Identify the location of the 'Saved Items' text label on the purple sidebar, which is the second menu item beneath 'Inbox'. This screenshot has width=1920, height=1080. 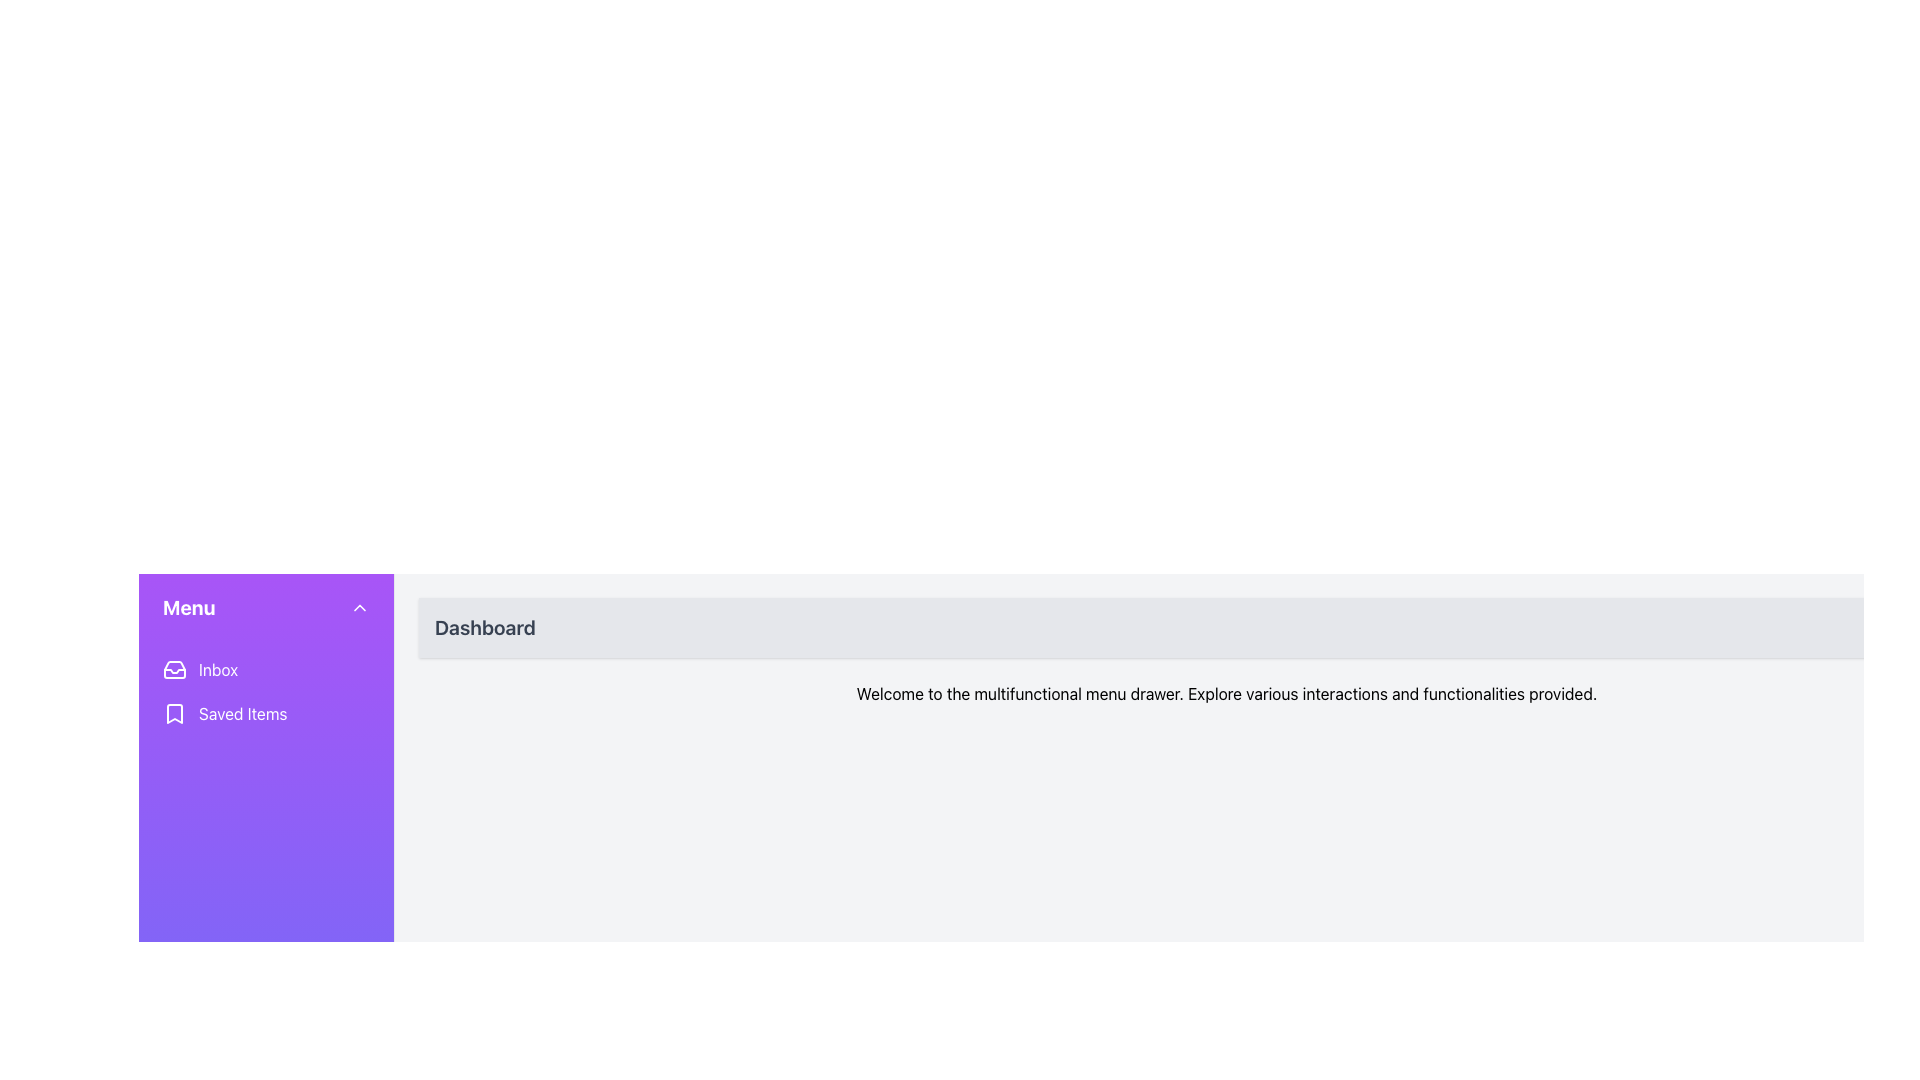
(242, 712).